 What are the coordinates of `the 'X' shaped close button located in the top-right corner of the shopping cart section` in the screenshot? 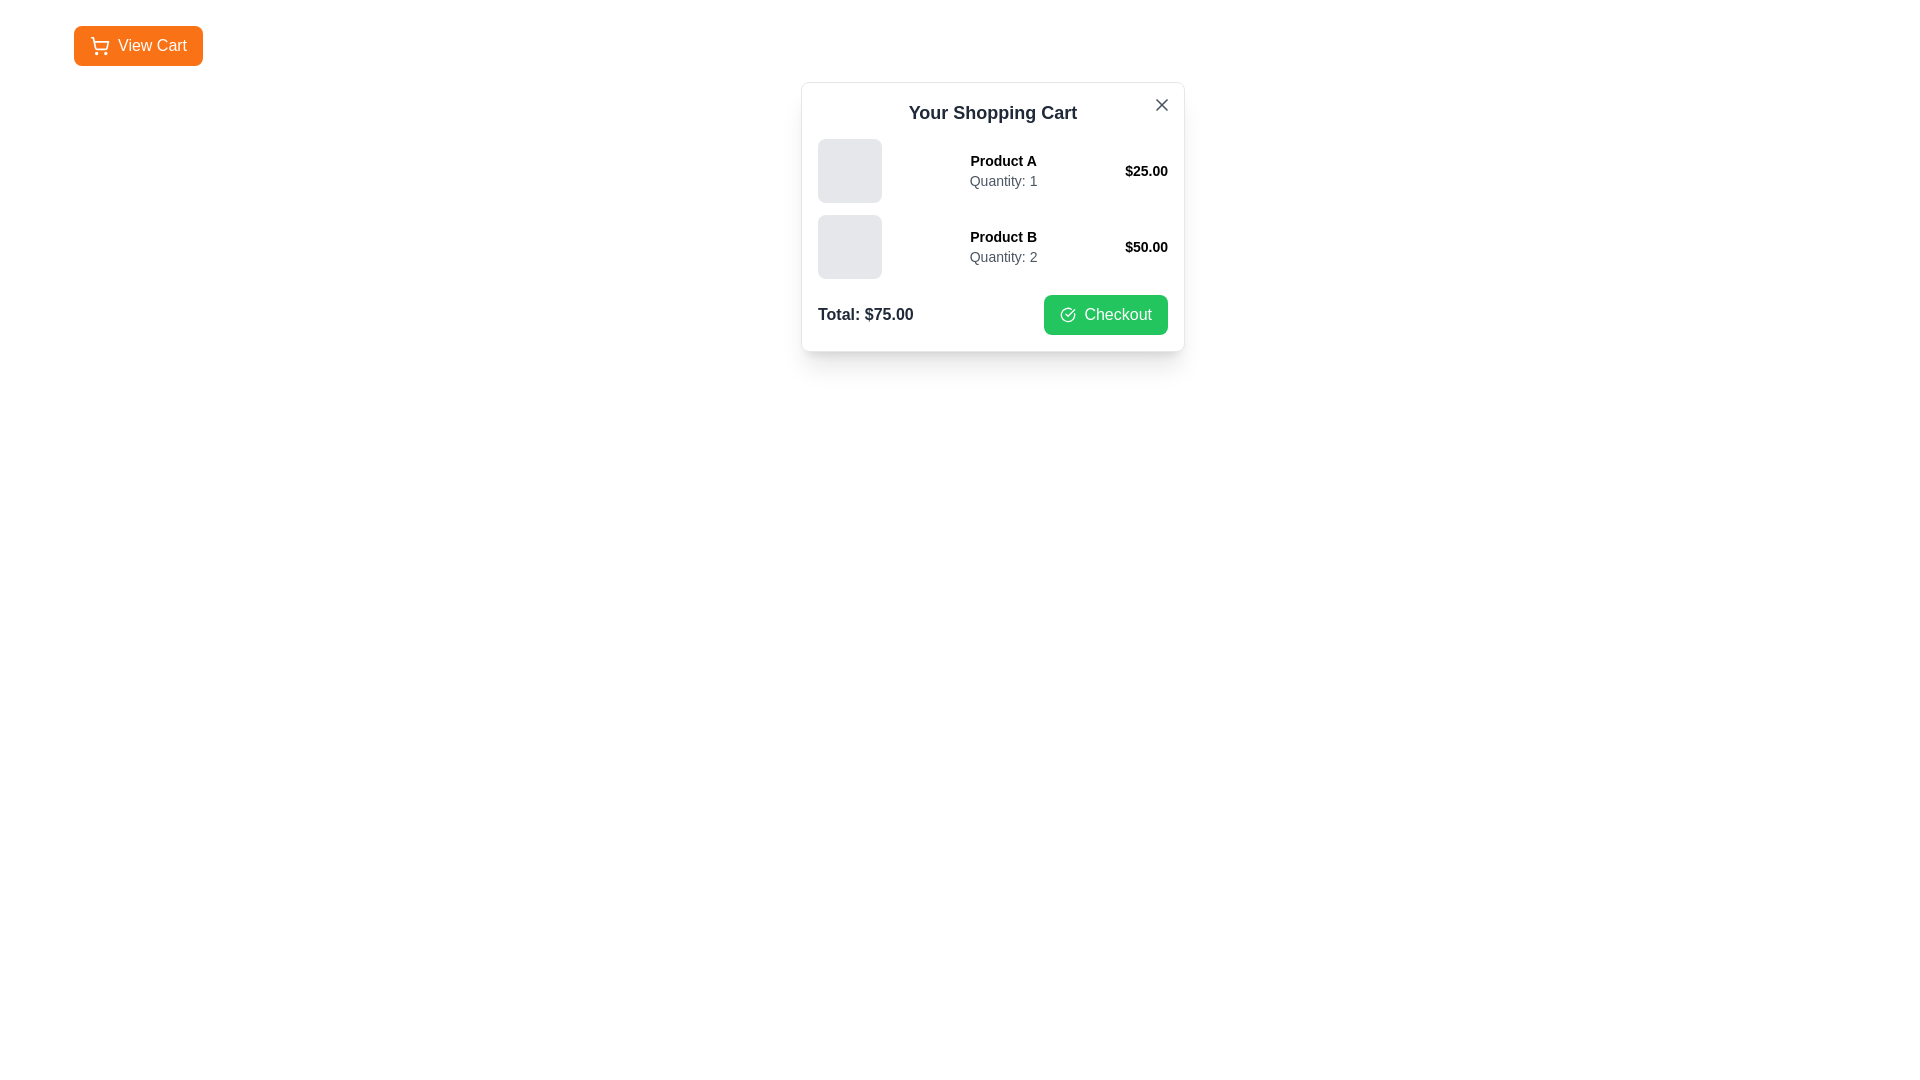 It's located at (1161, 104).